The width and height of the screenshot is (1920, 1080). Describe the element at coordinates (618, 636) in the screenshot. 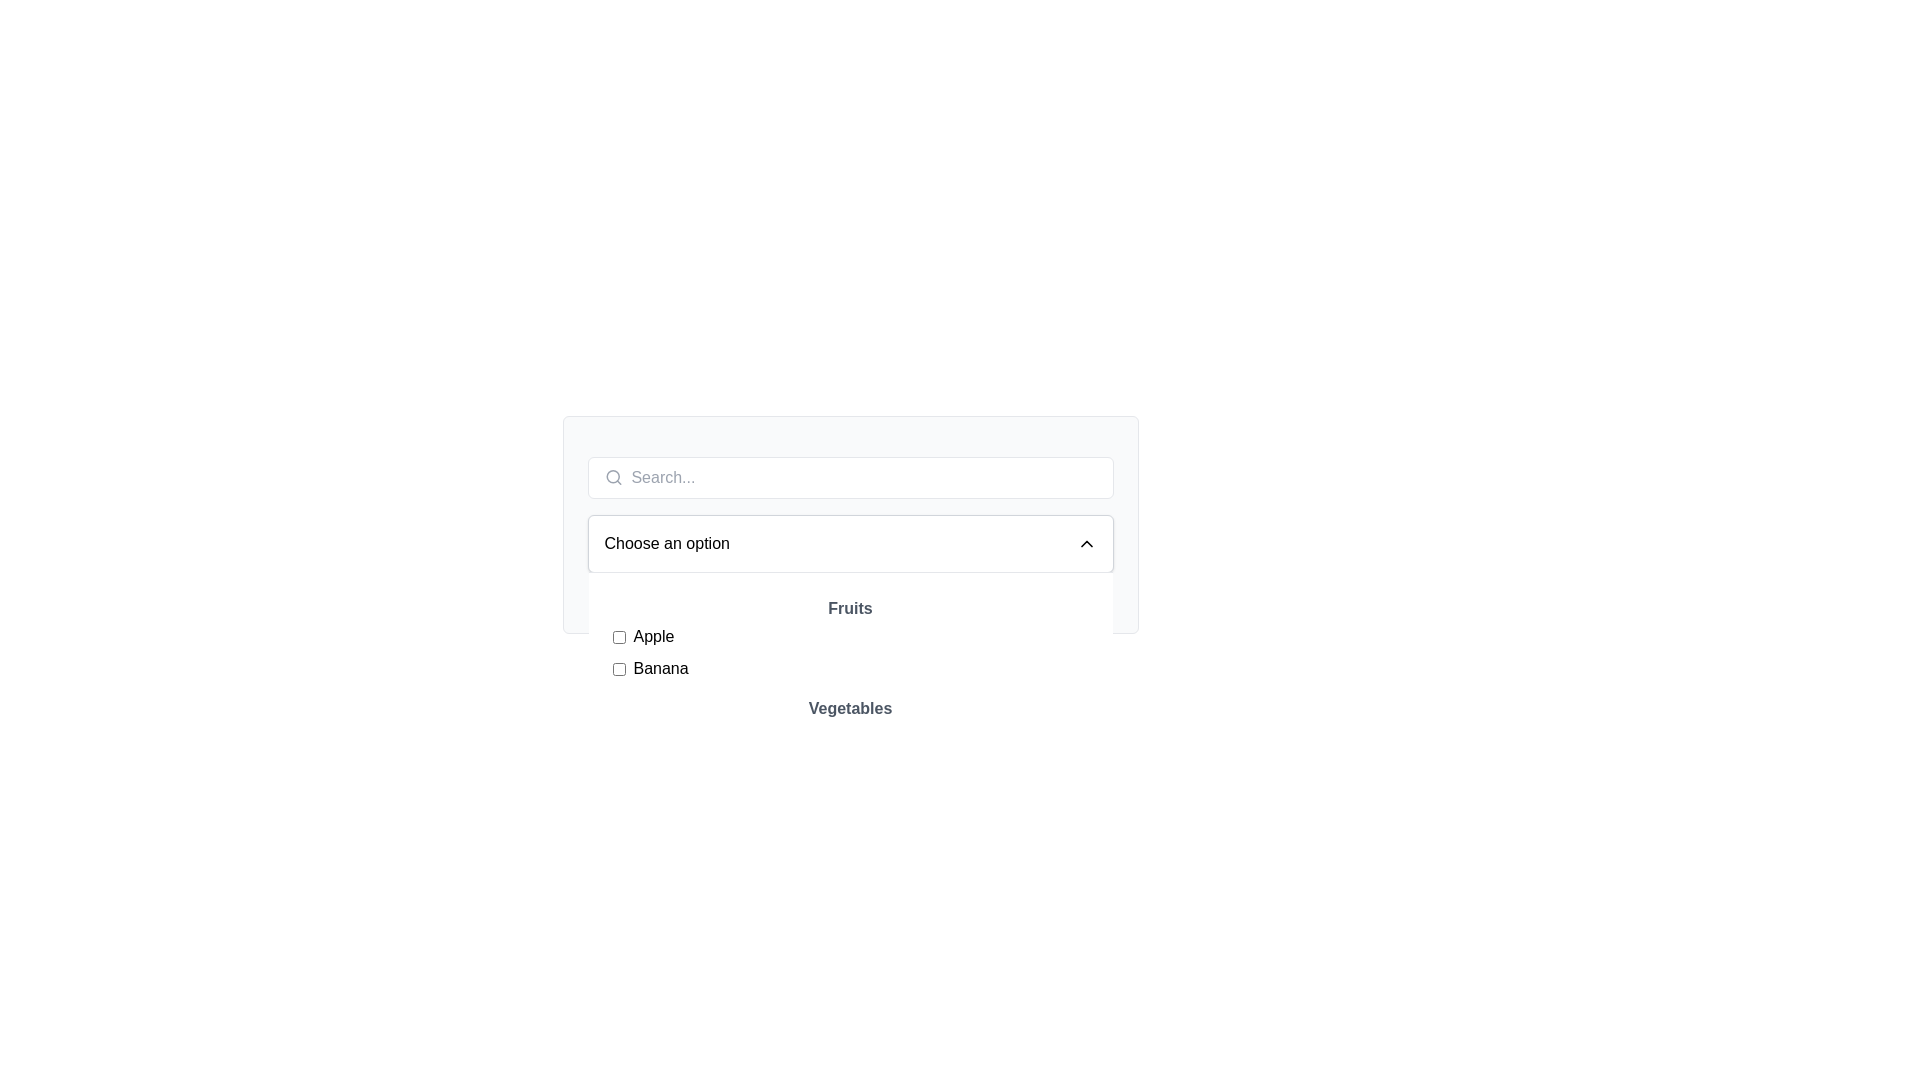

I see `the checkbox labeled 'Apple'` at that location.